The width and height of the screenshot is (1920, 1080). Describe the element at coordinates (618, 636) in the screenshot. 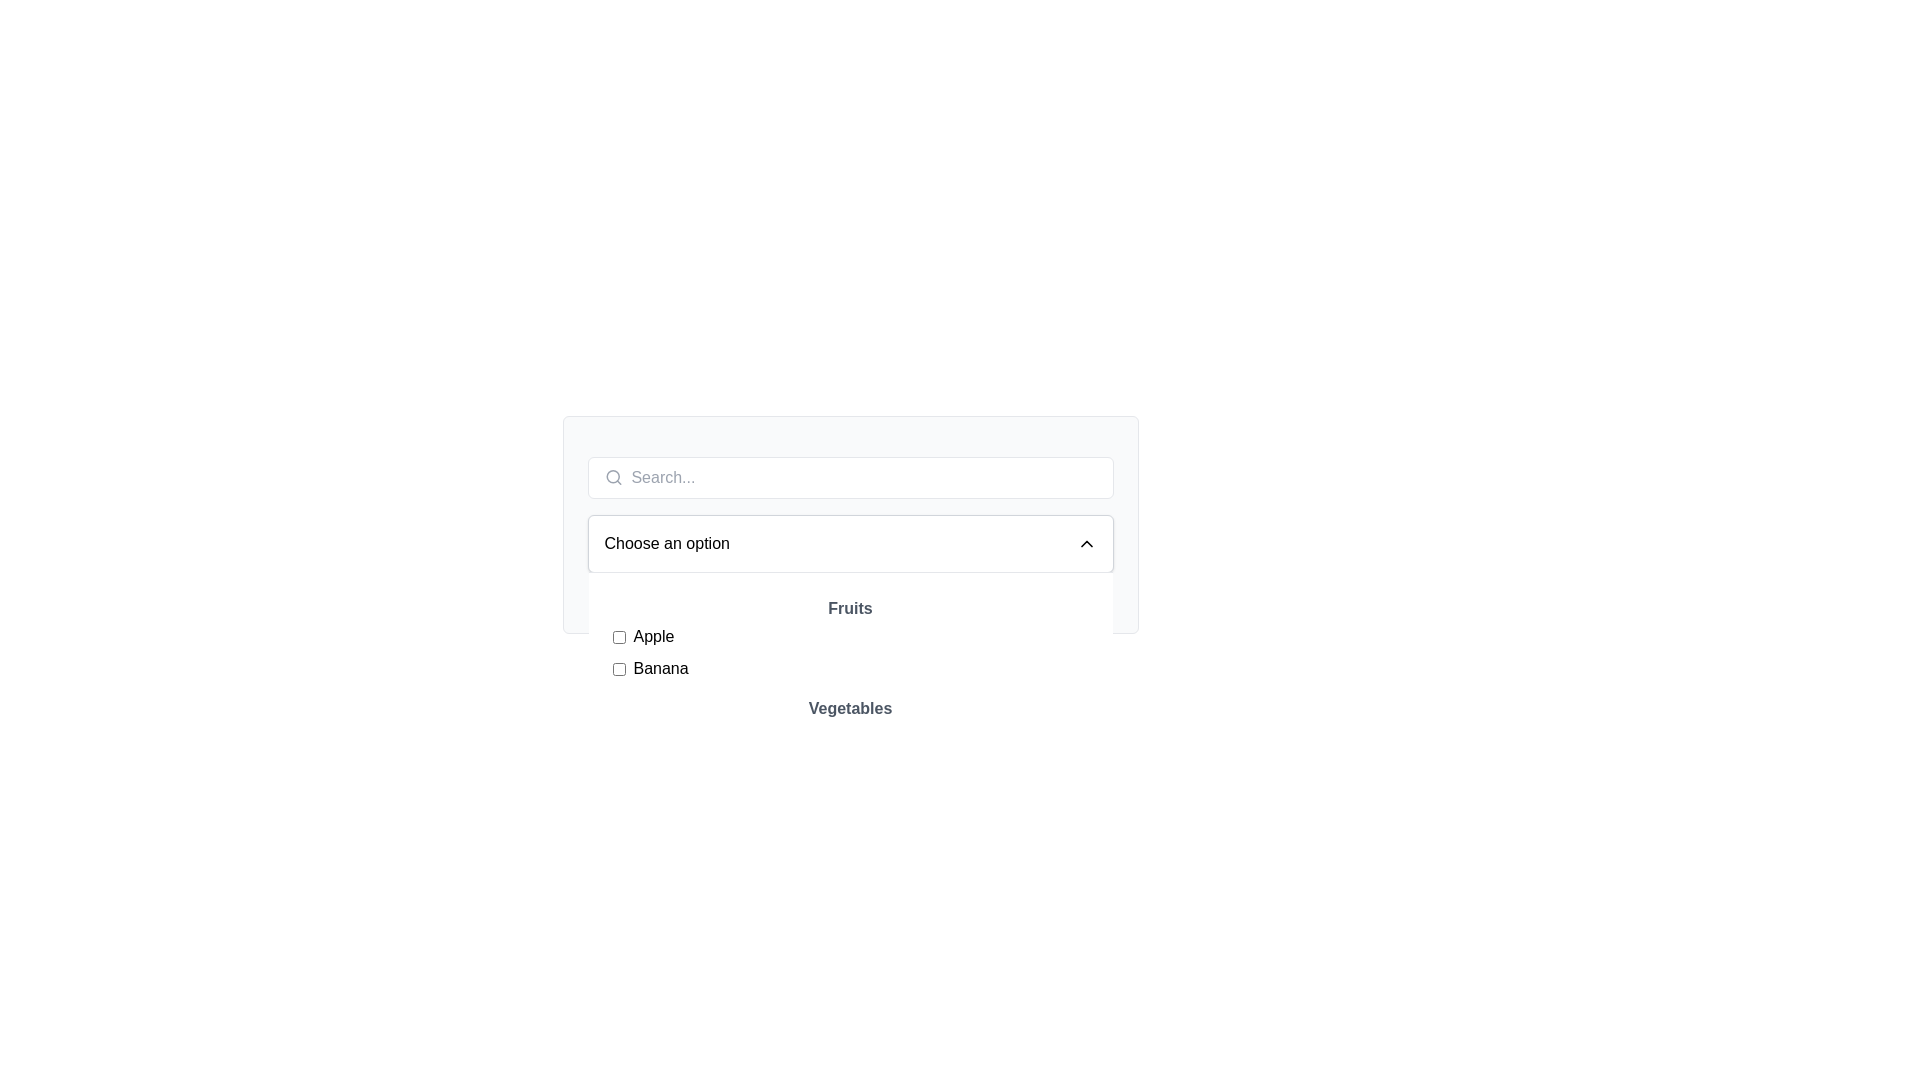

I see `the checkbox labeled 'Apple'` at that location.